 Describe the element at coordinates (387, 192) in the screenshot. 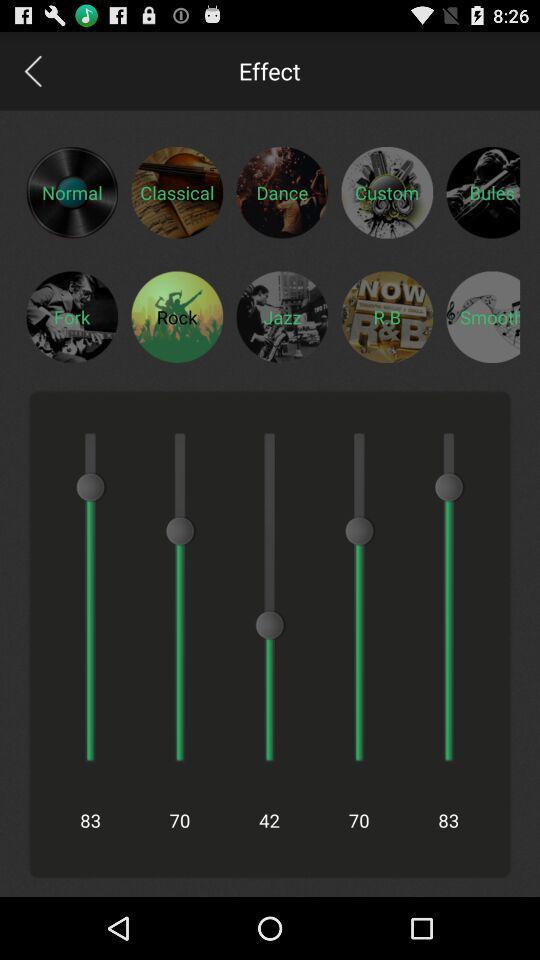

I see `custom` at that location.